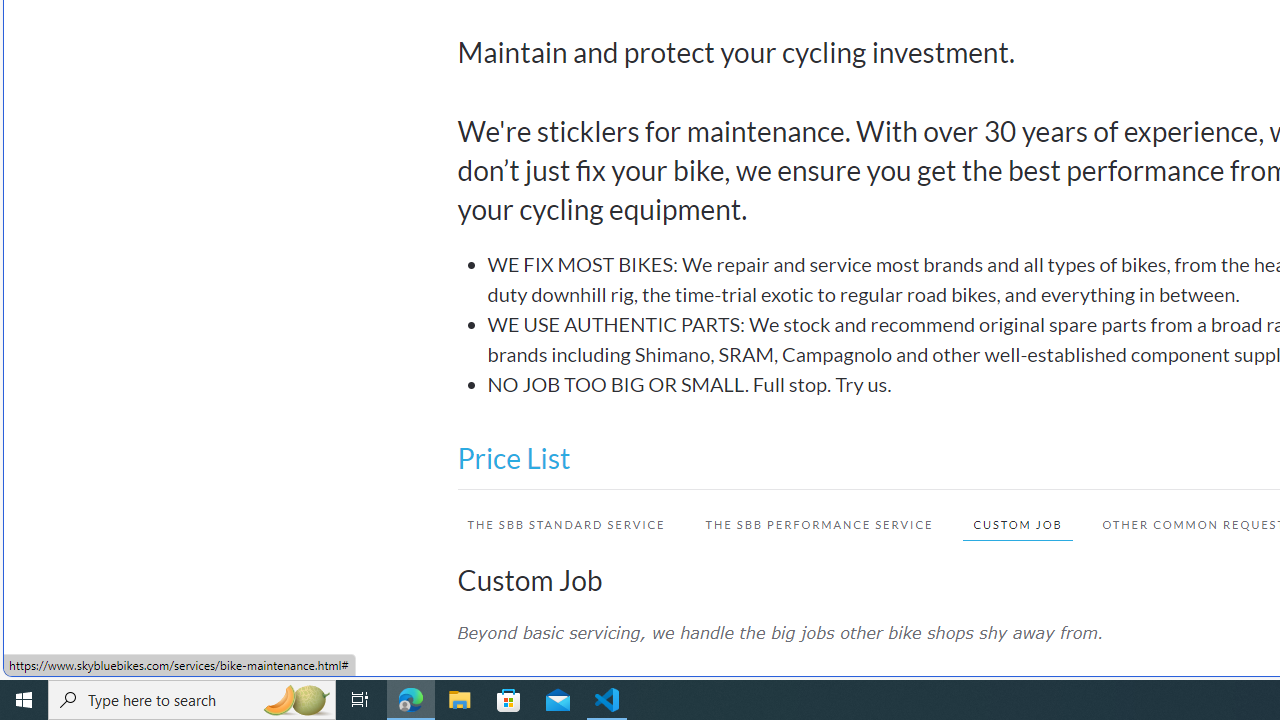 Image resolution: width=1280 pixels, height=720 pixels. Describe the element at coordinates (565, 523) in the screenshot. I see `'THE SBB STANDARD SERVICE'` at that location.